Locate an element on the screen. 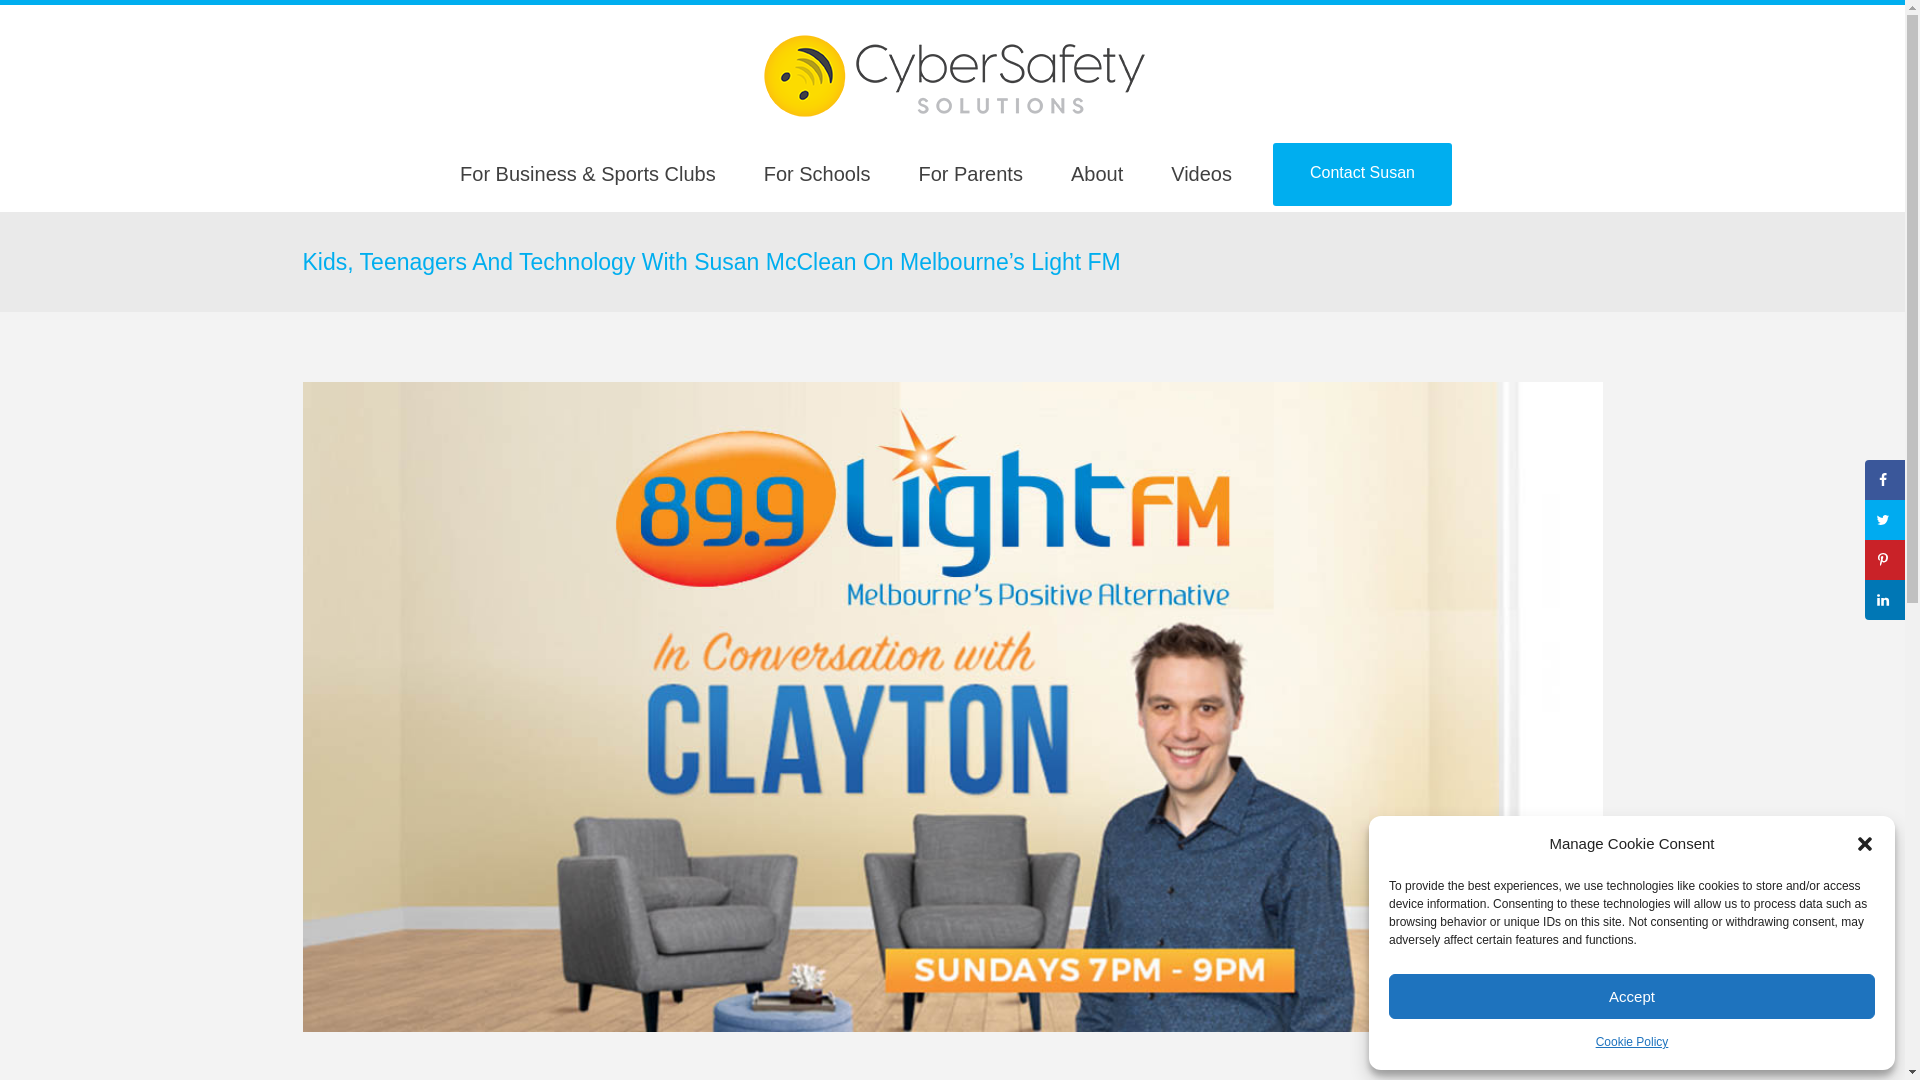 The image size is (1920, 1080). 'Share on Twitter' is located at coordinates (1864, 519).